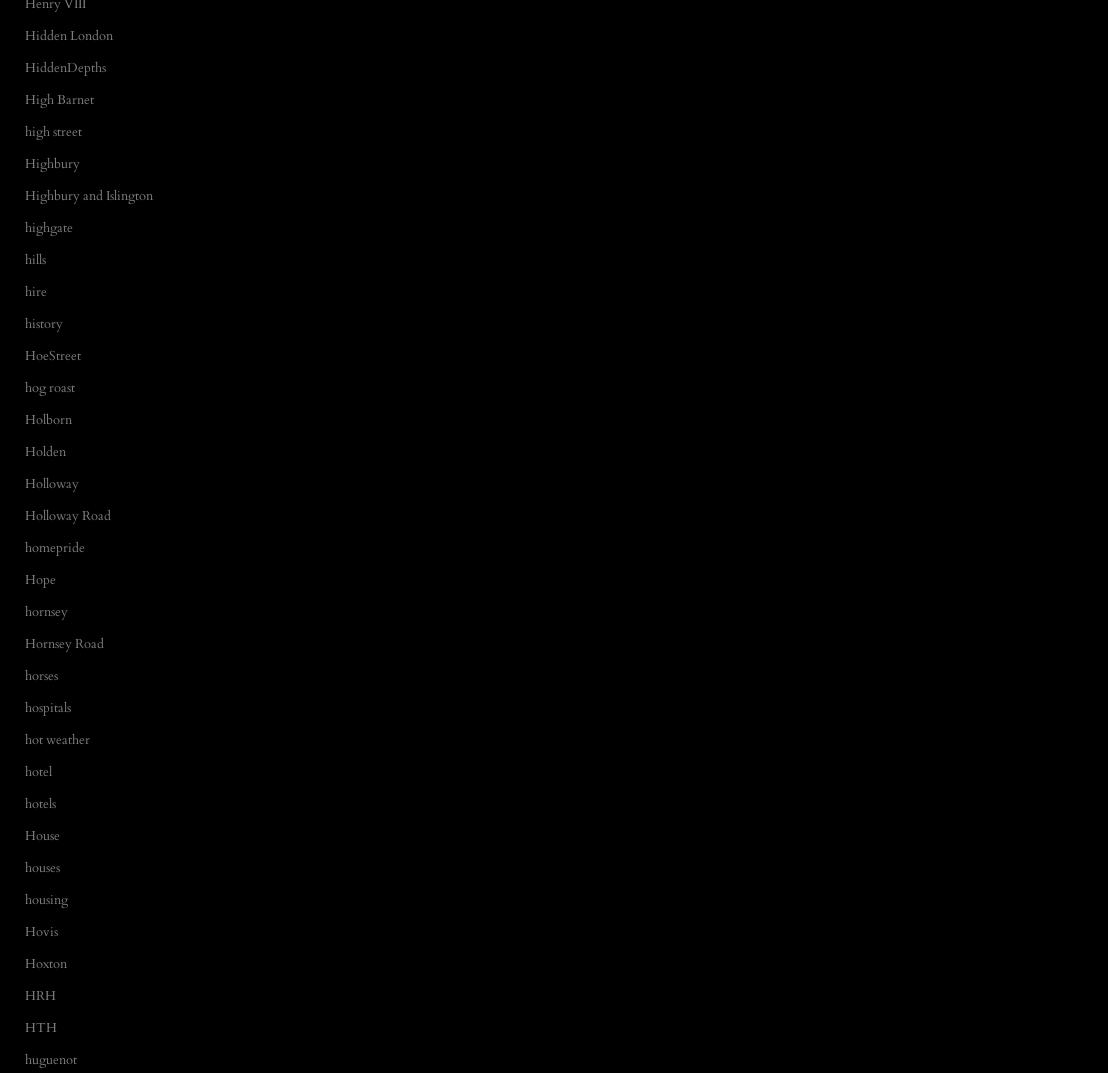 Image resolution: width=1108 pixels, height=1073 pixels. I want to click on 'House', so click(42, 834).